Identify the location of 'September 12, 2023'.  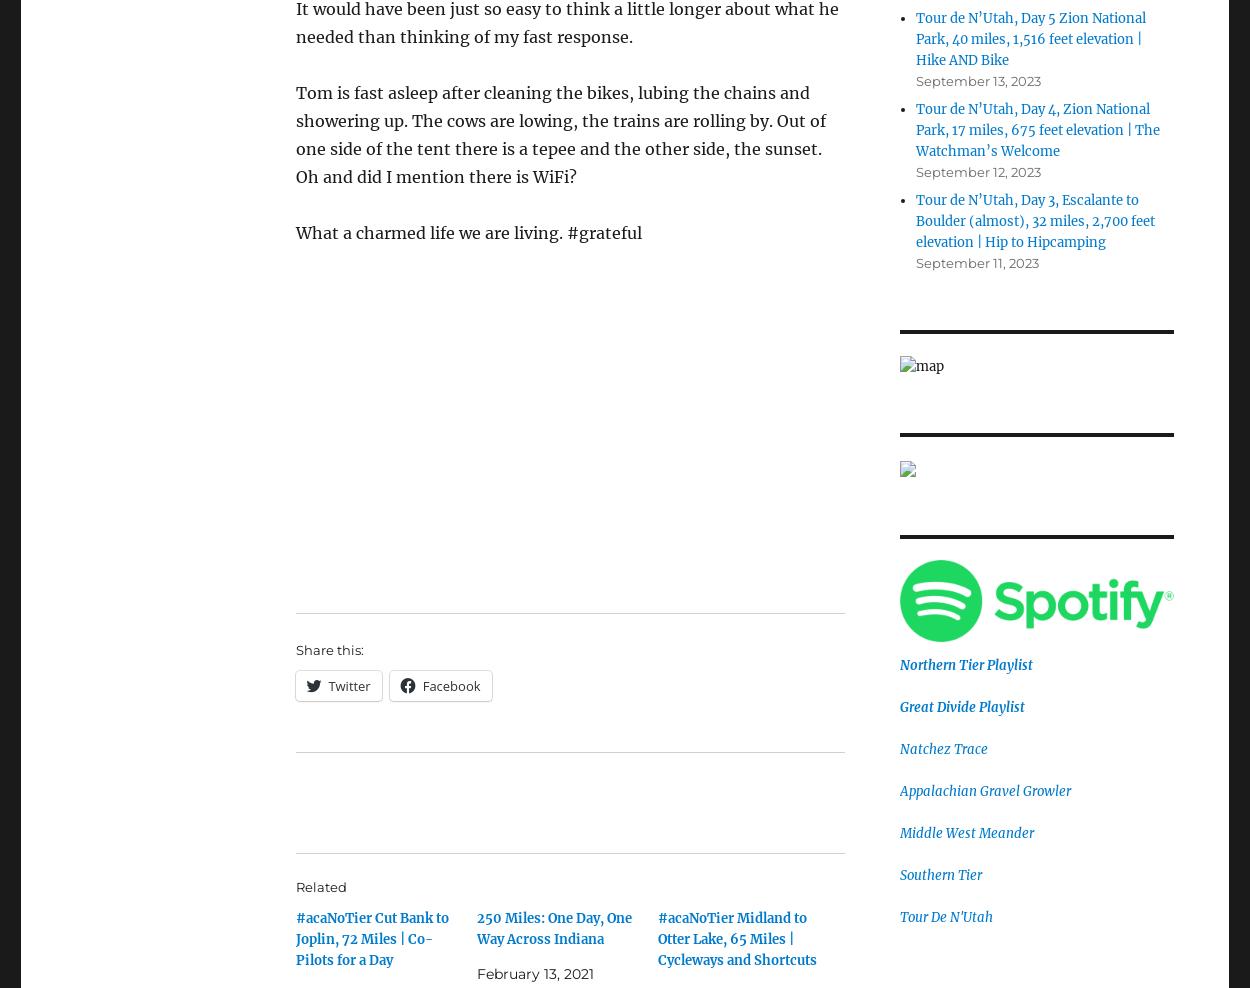
(976, 170).